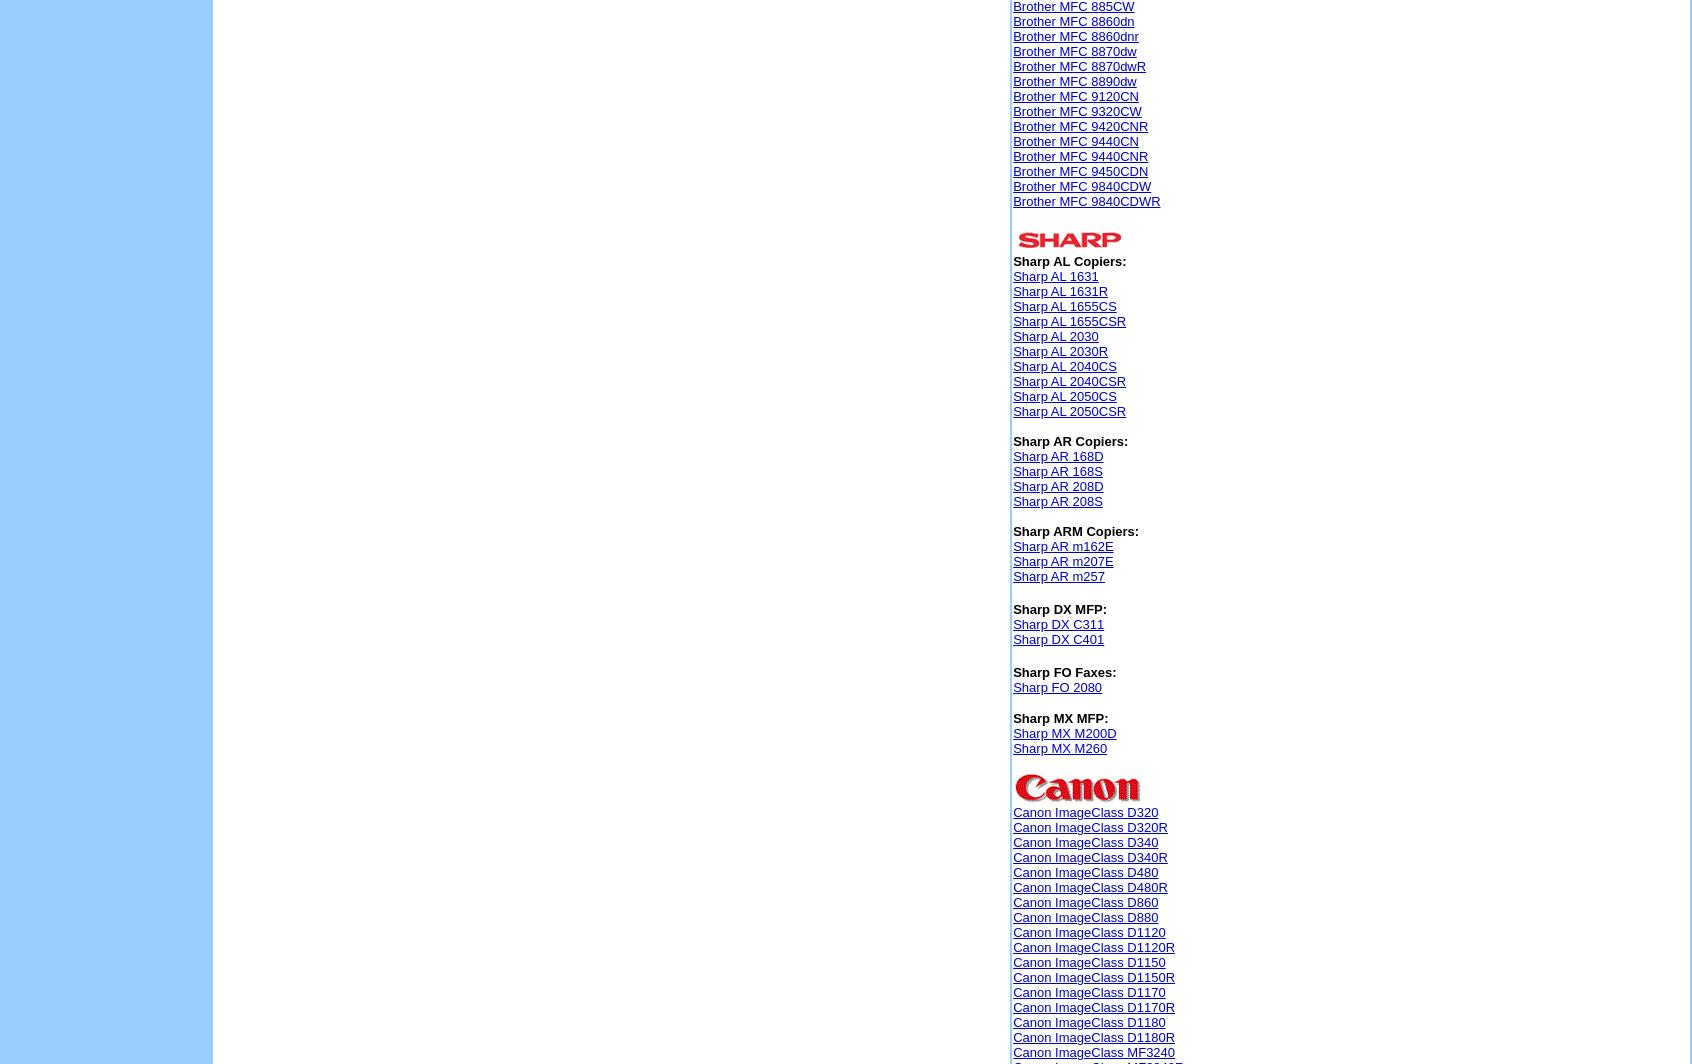 The height and width of the screenshot is (1064, 1692). I want to click on 'Brother MFC 8890dw', so click(1012, 81).